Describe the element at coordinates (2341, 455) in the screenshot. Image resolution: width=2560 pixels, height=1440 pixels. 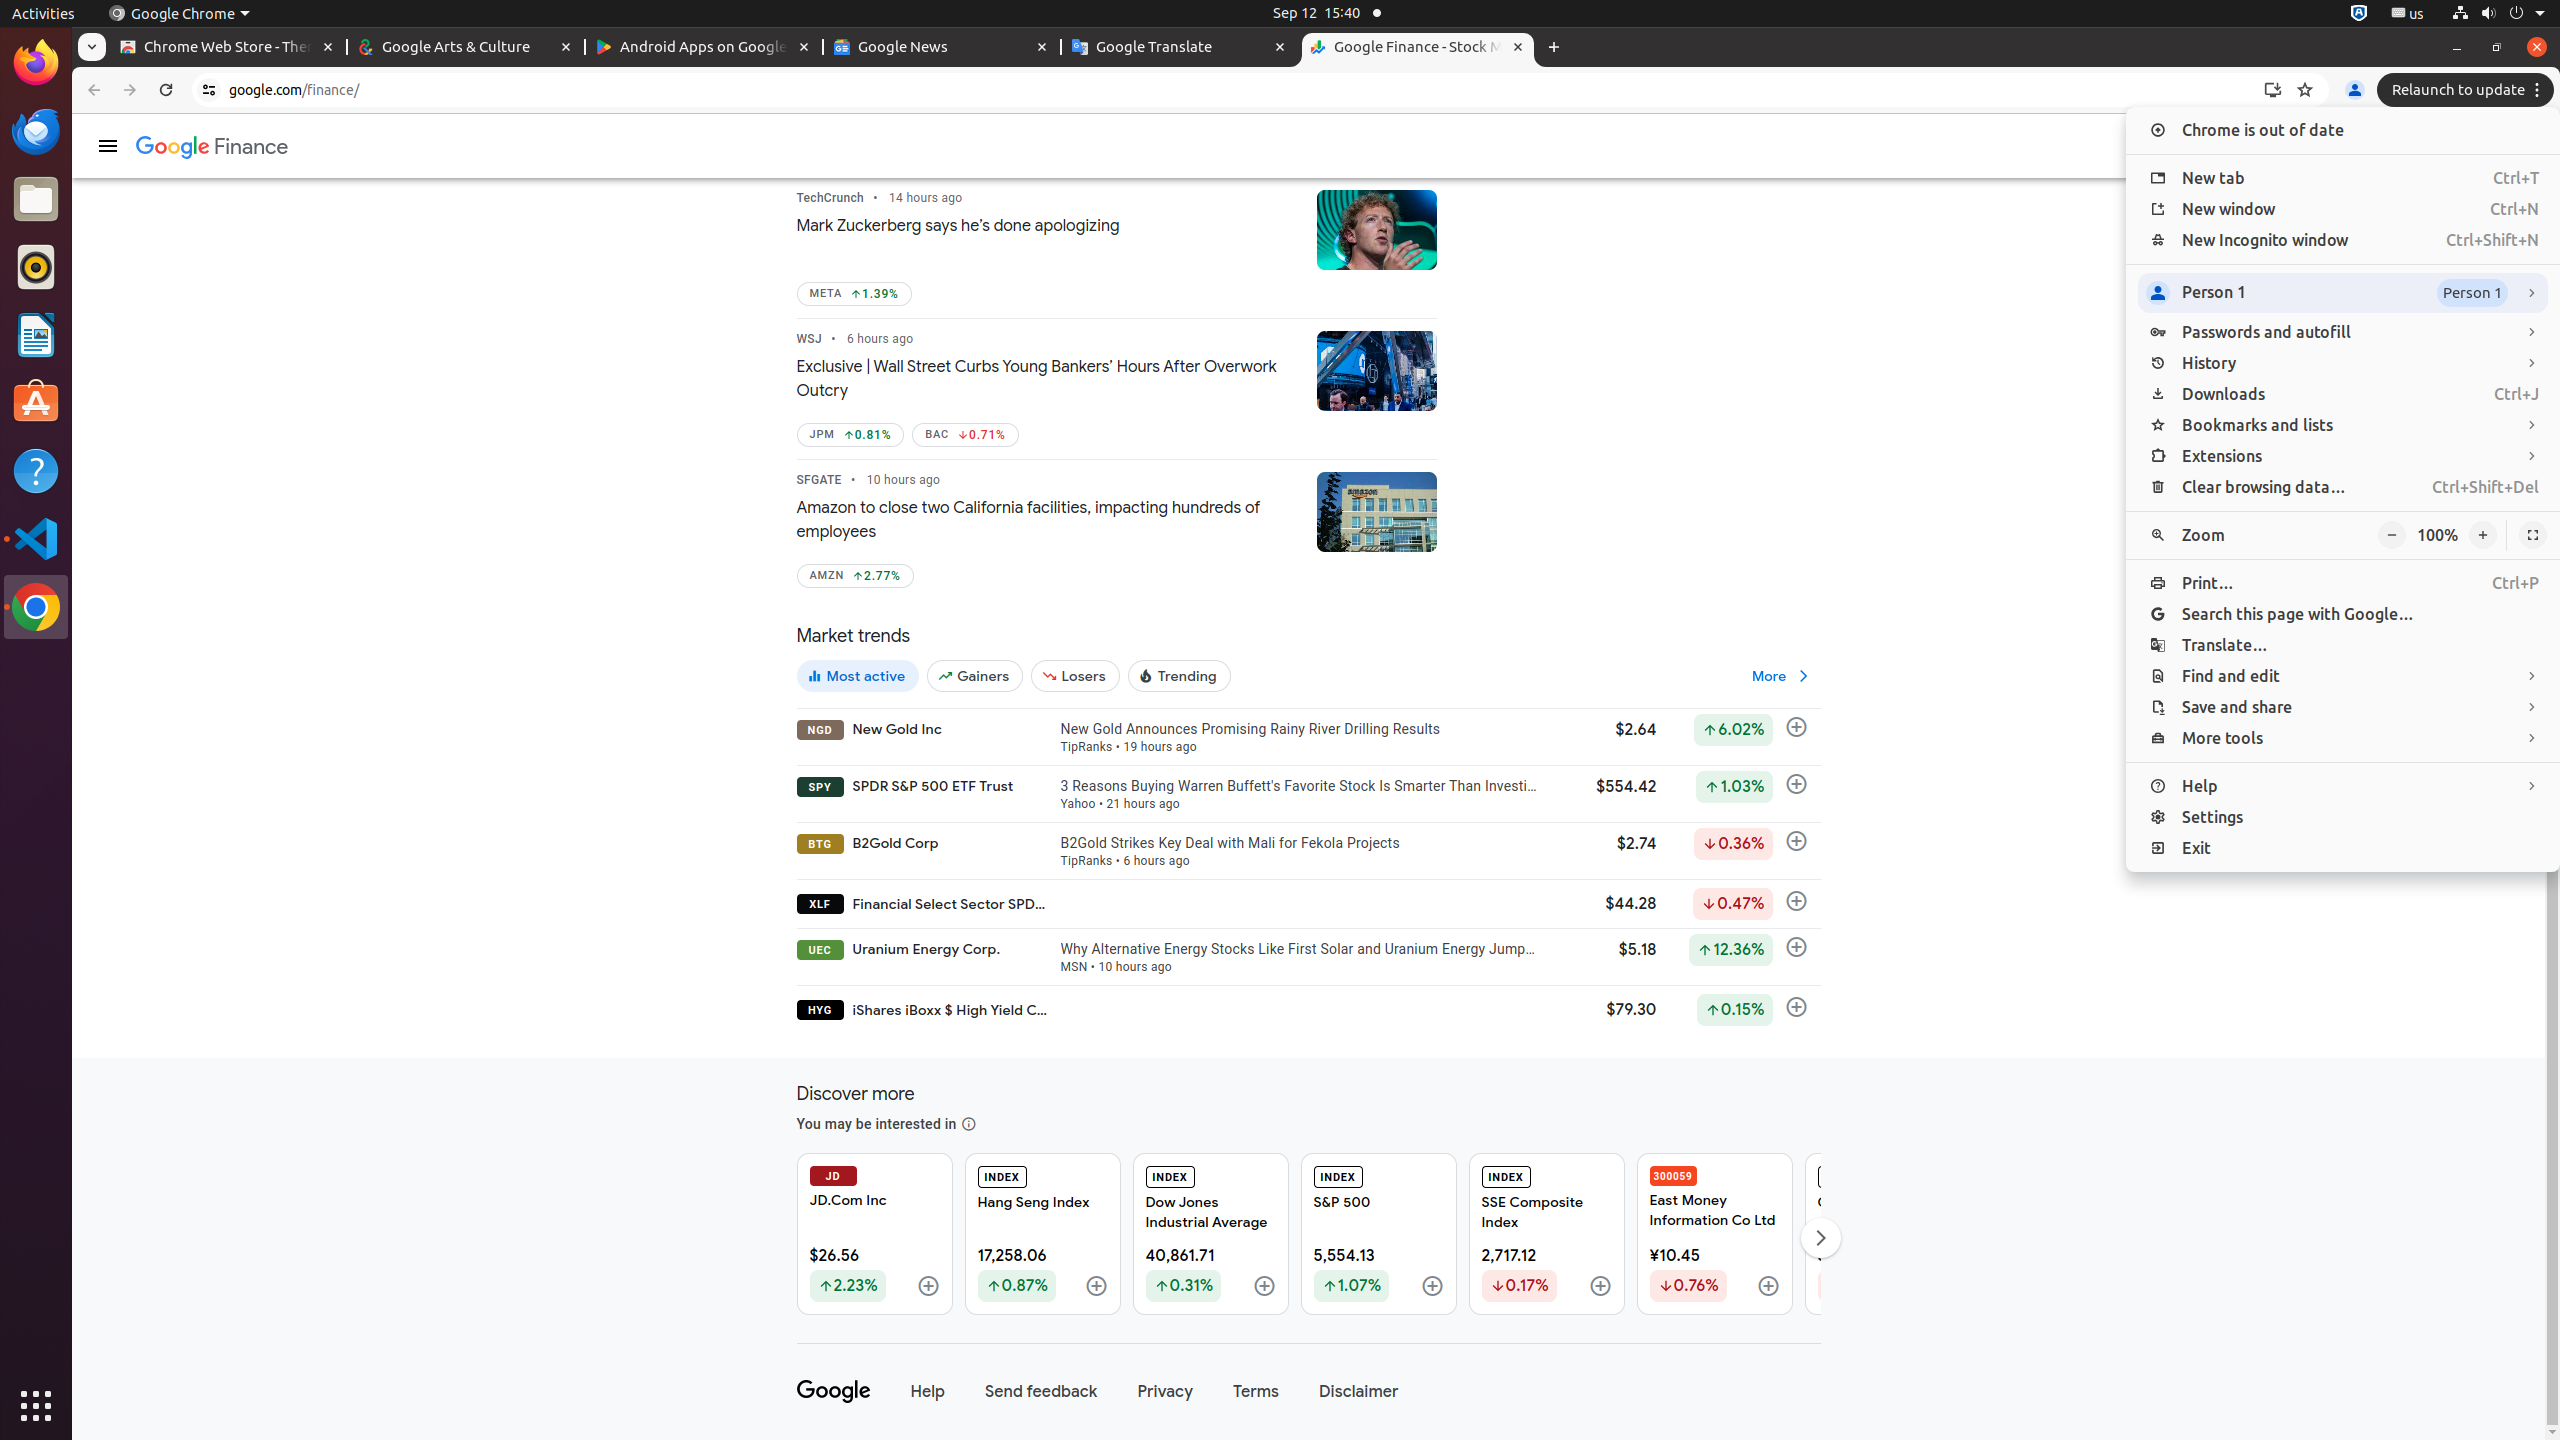
I see `'Extensions'` at that location.